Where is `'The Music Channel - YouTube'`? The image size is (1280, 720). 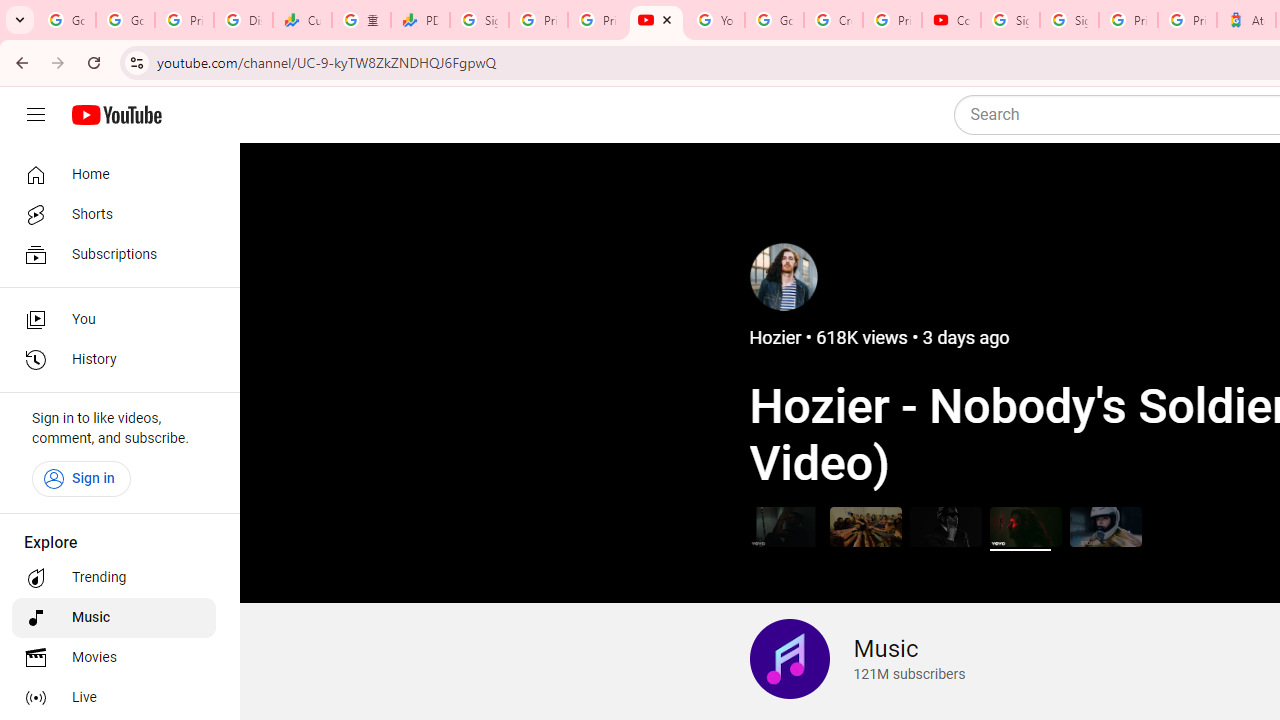
'The Music Channel - YouTube' is located at coordinates (656, 20).